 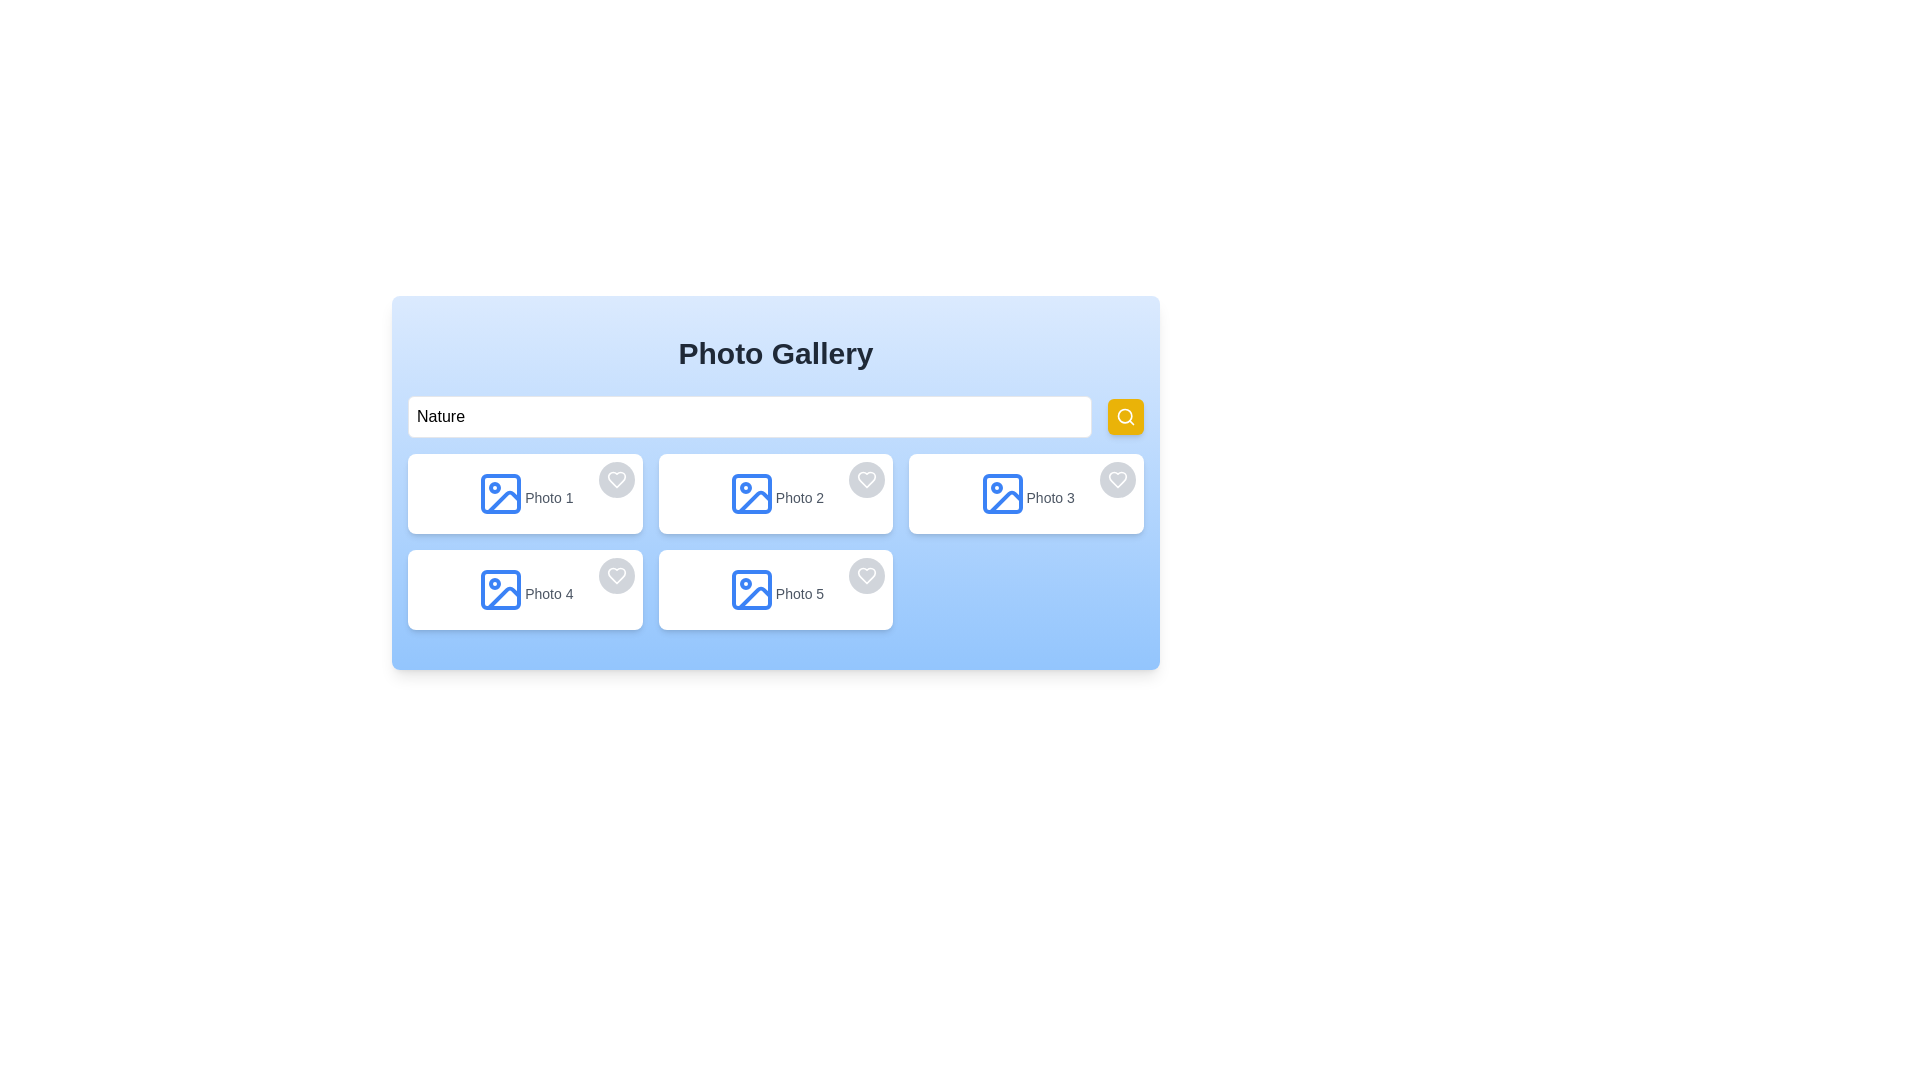 What do you see at coordinates (1002, 493) in the screenshot?
I see `the vibrant blue icon with a rectangle and circle representing the 'Photo 3' tile in the photo gallery grid` at bounding box center [1002, 493].